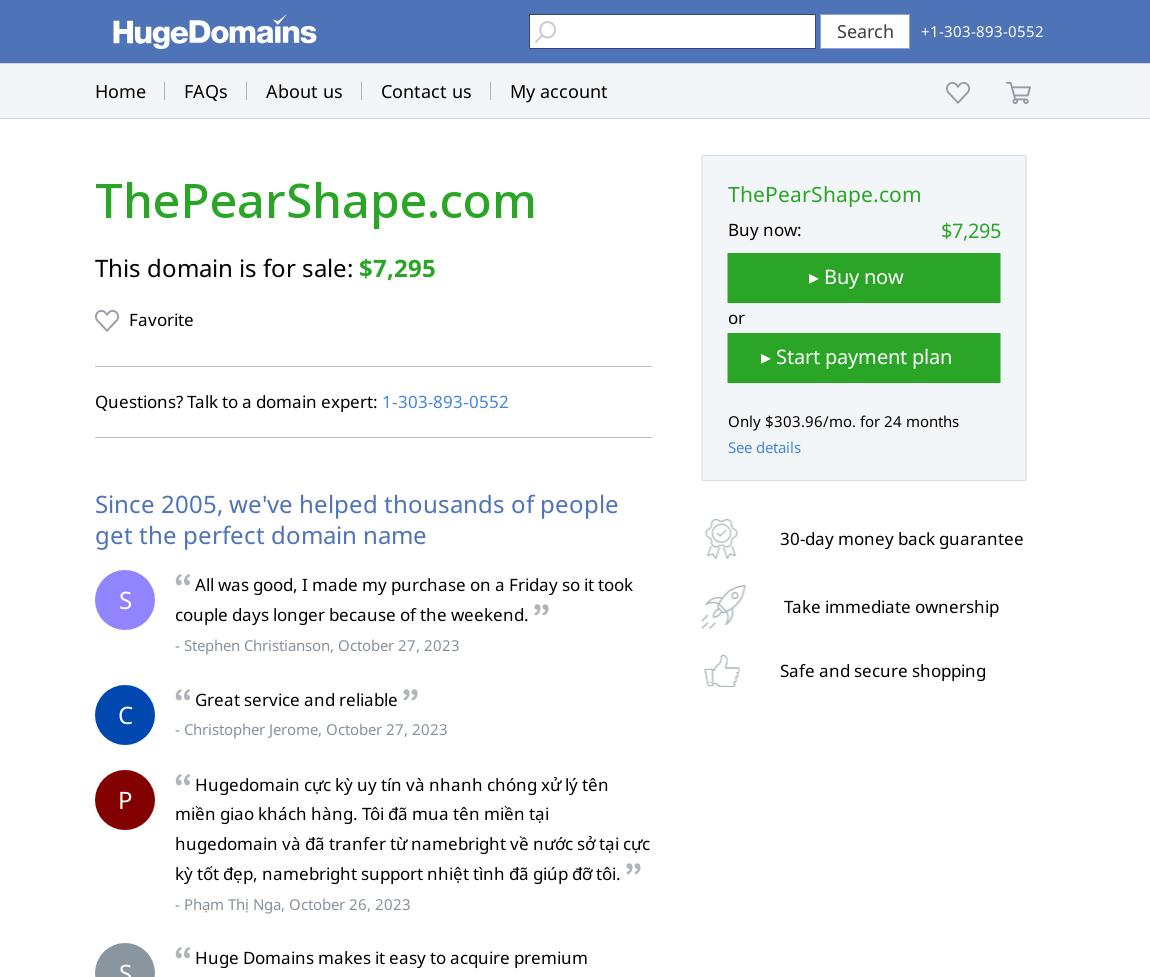 The image size is (1150, 977). Describe the element at coordinates (293, 902) in the screenshot. I see `'- Phạm Thị Nga, October 26, 2023'` at that location.